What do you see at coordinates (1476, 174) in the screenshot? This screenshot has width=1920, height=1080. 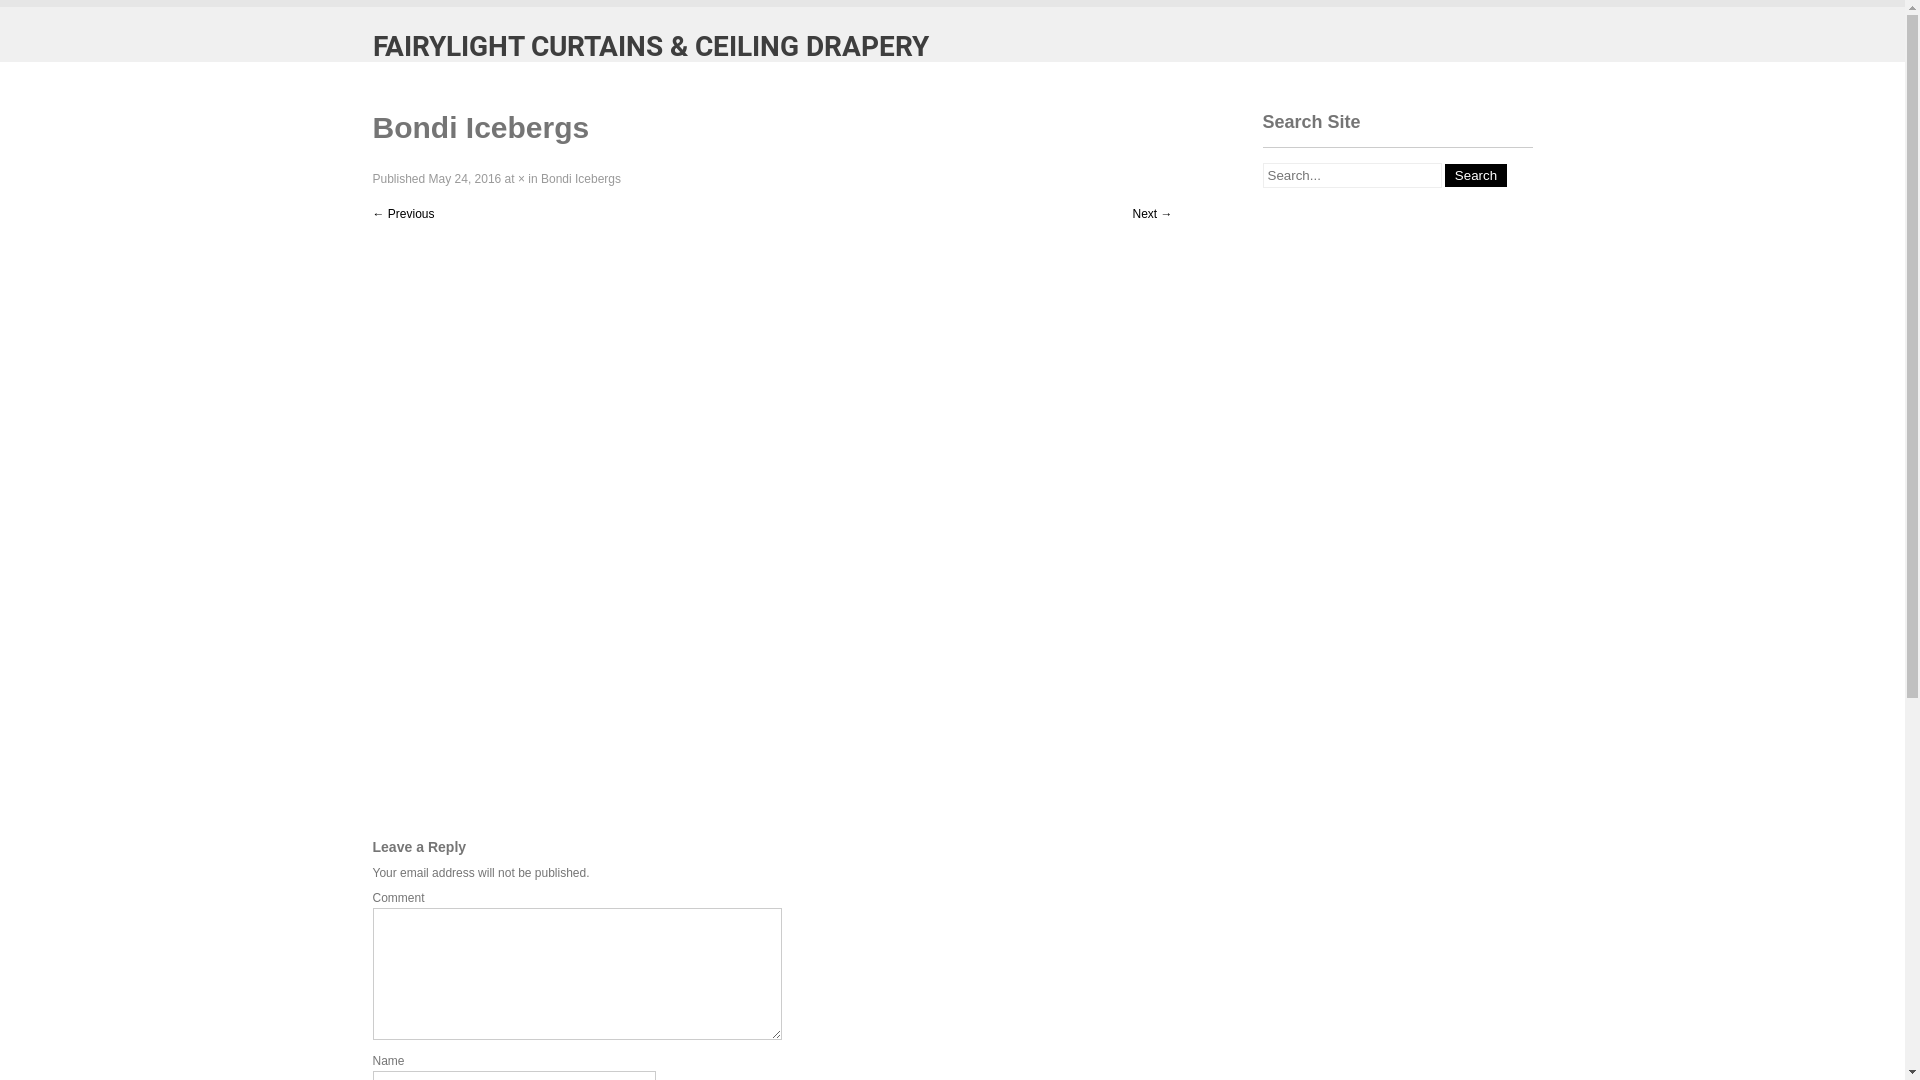 I see `'Search'` at bounding box center [1476, 174].